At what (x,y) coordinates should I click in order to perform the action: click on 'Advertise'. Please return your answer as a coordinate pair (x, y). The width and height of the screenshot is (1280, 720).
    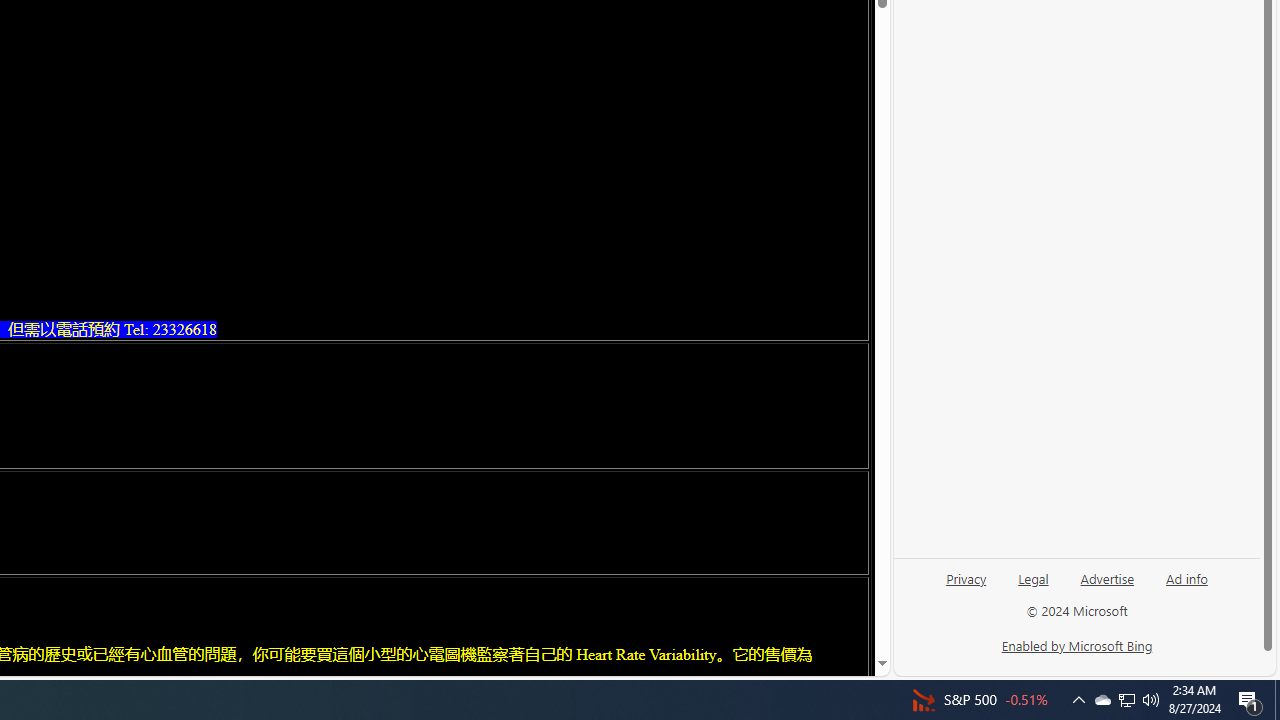
    Looking at the image, I should click on (1106, 585).